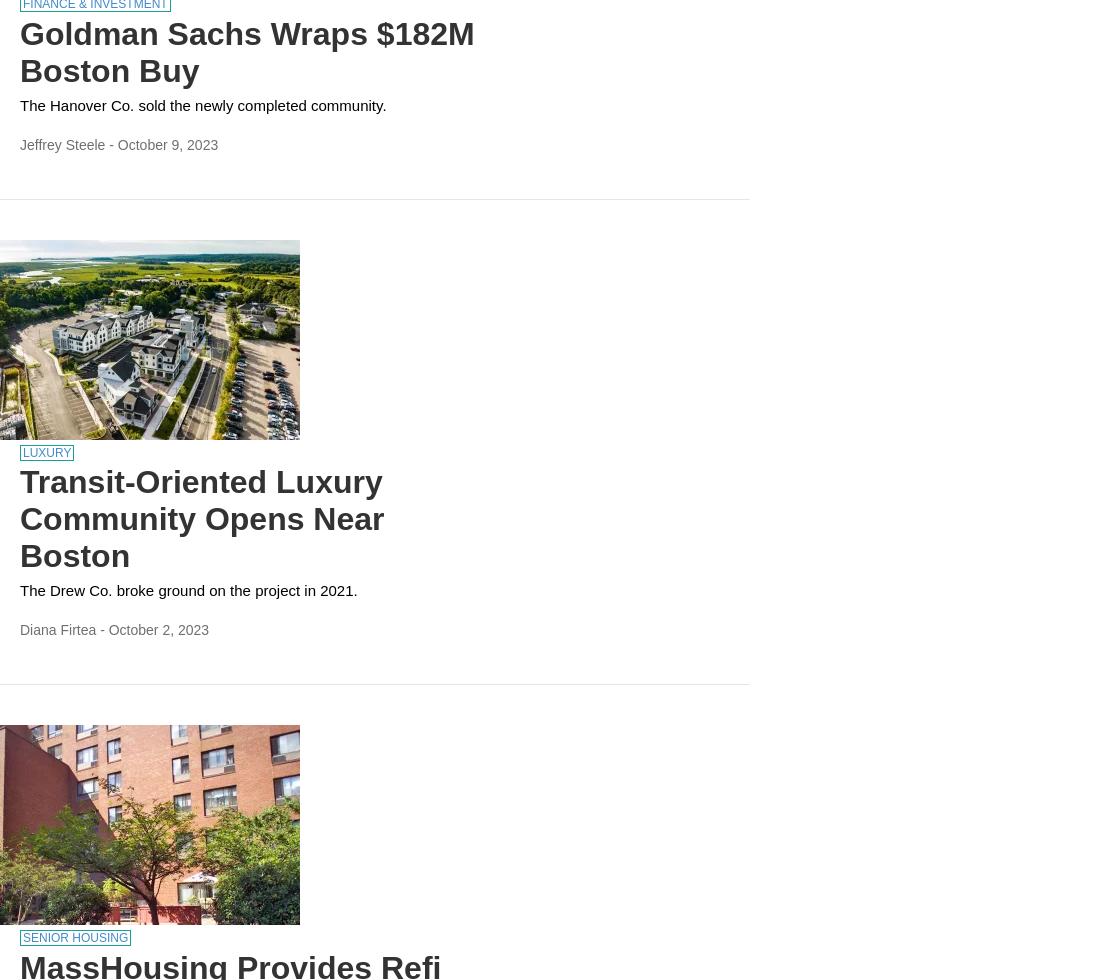 The height and width of the screenshot is (980, 1100). Describe the element at coordinates (246, 51) in the screenshot. I see `'Goldman Sachs Wraps $182M Boston Buy'` at that location.